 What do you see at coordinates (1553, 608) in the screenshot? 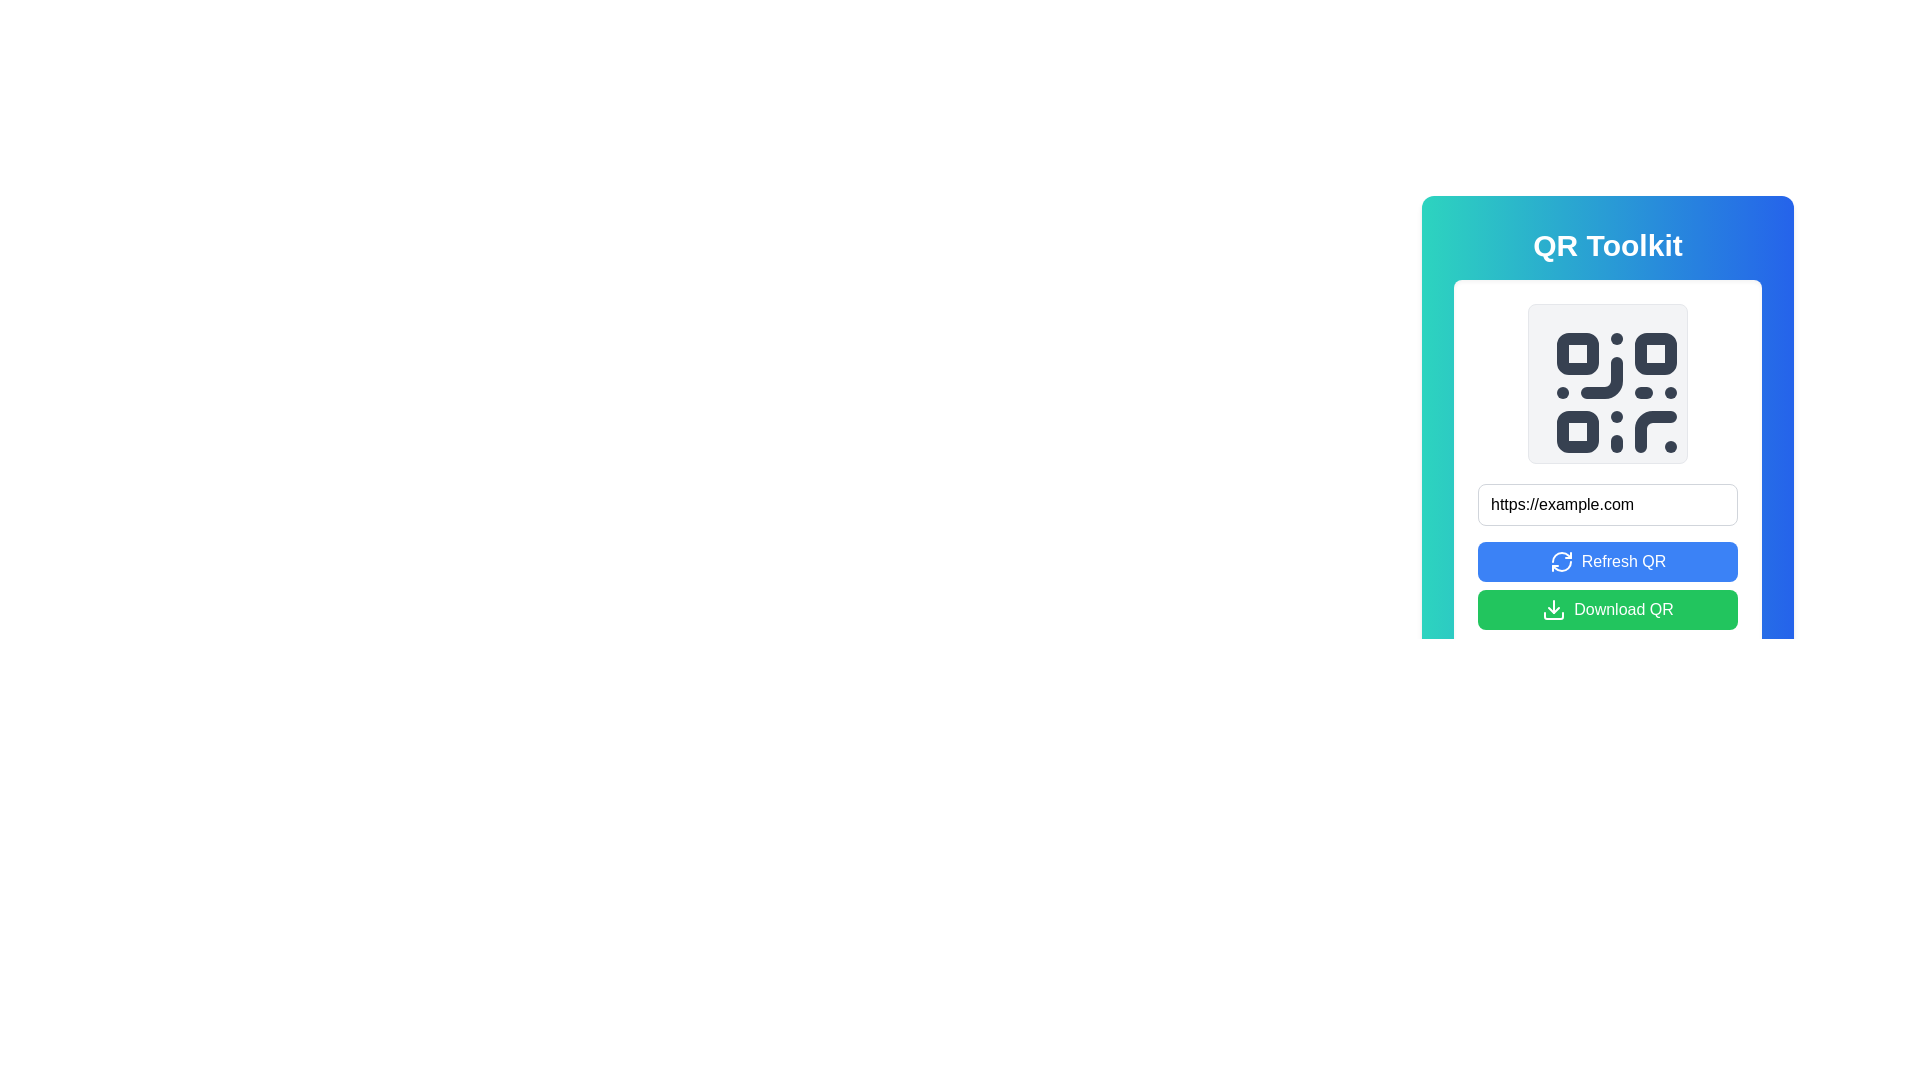
I see `the white downward arrow icon within the green 'Download QR' button located at the bottom area of the panel` at bounding box center [1553, 608].